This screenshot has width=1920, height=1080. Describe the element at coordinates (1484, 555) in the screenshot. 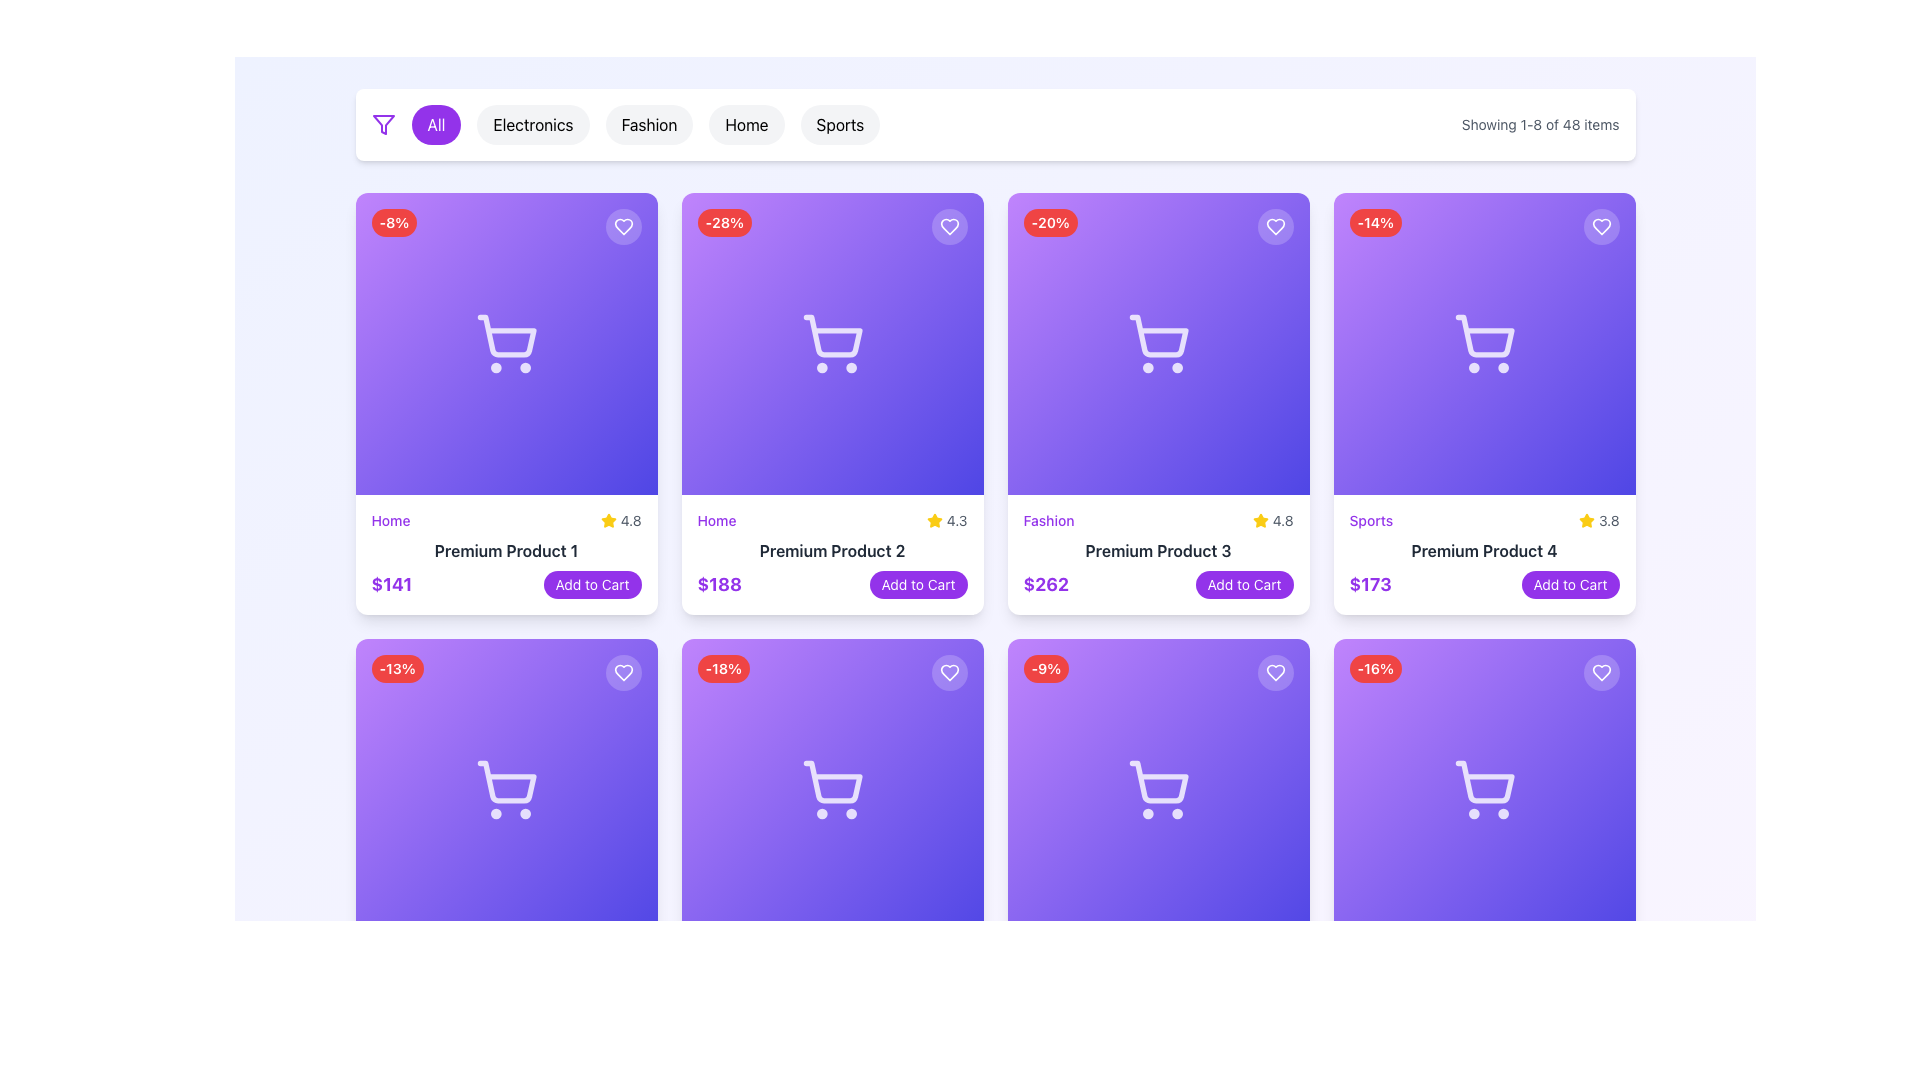

I see `textual information within the product item description and action panel, located at the bottom of the rightmost product card in the top row of the grid layout` at that location.